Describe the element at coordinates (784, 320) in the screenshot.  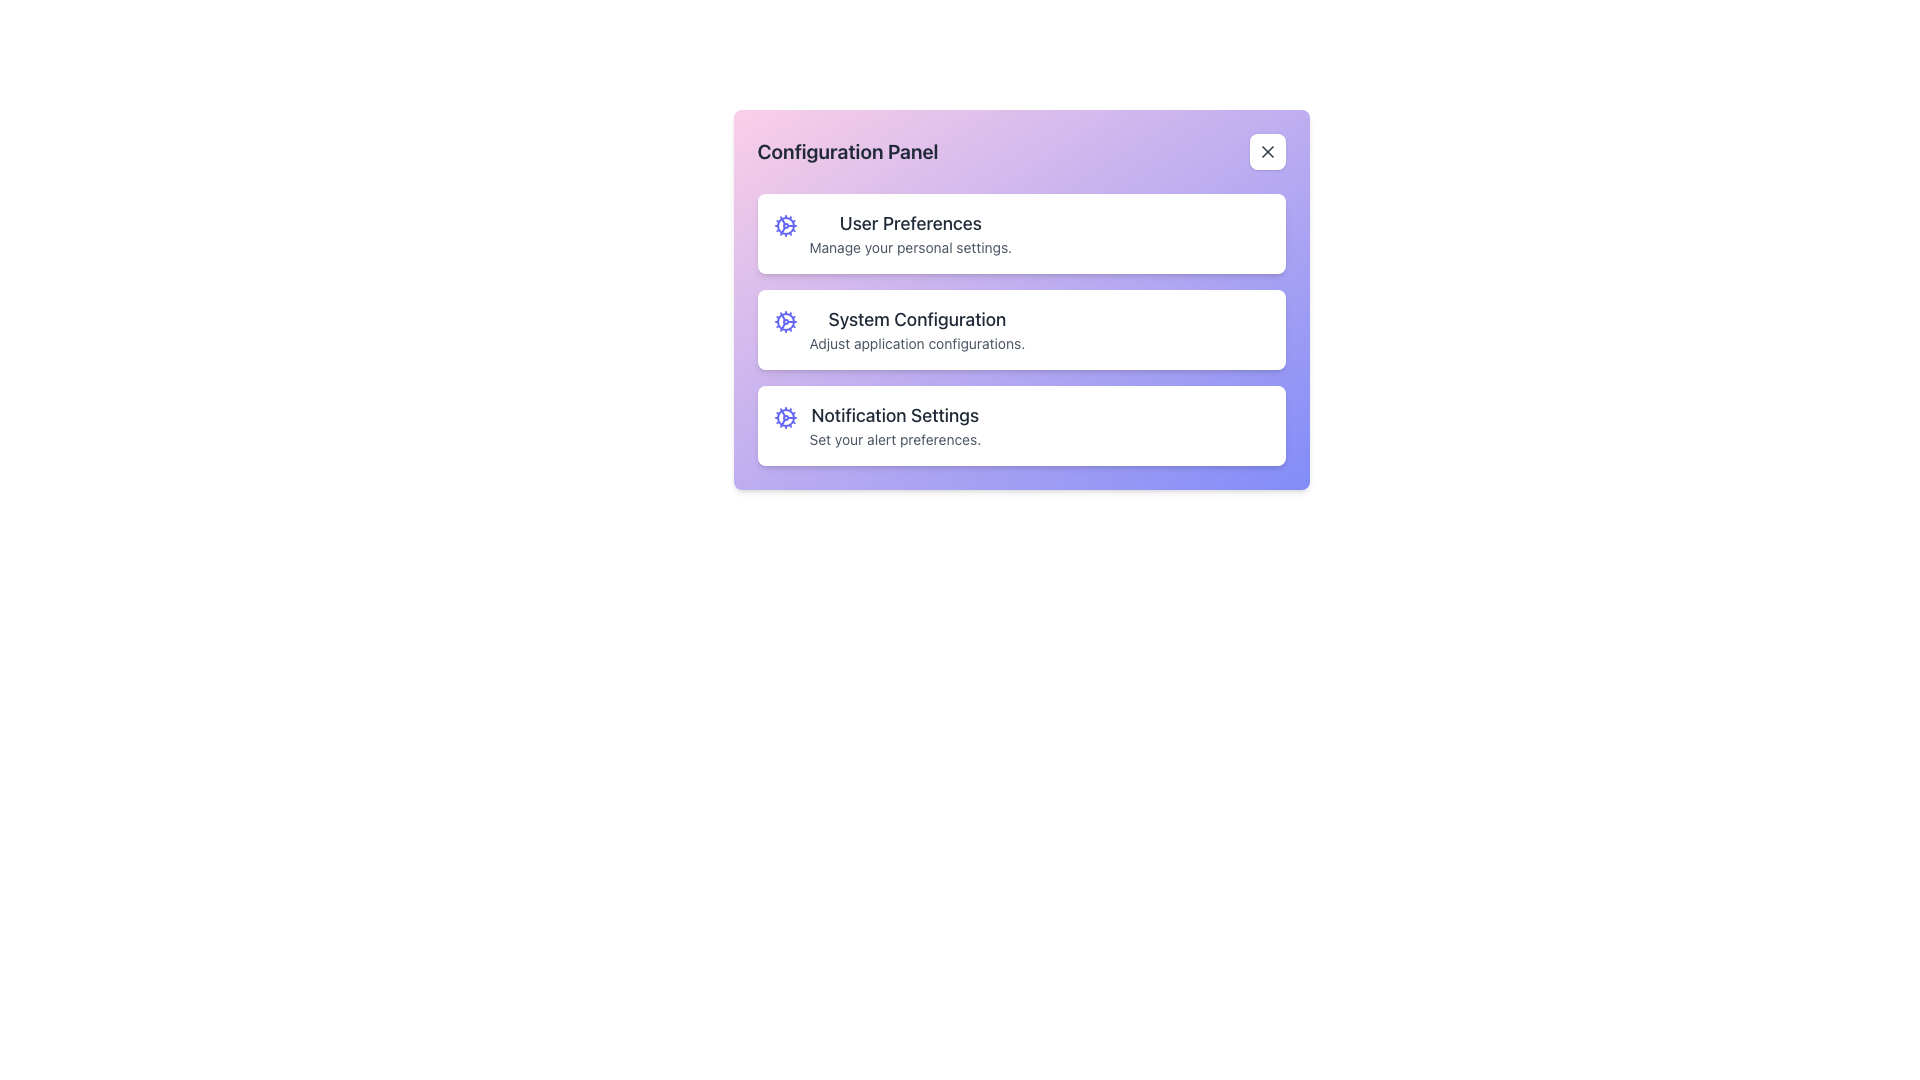
I see `the circular shape inside the cog-like icon, which is part of the configuration panel next to the 'System Configuration' text` at that location.